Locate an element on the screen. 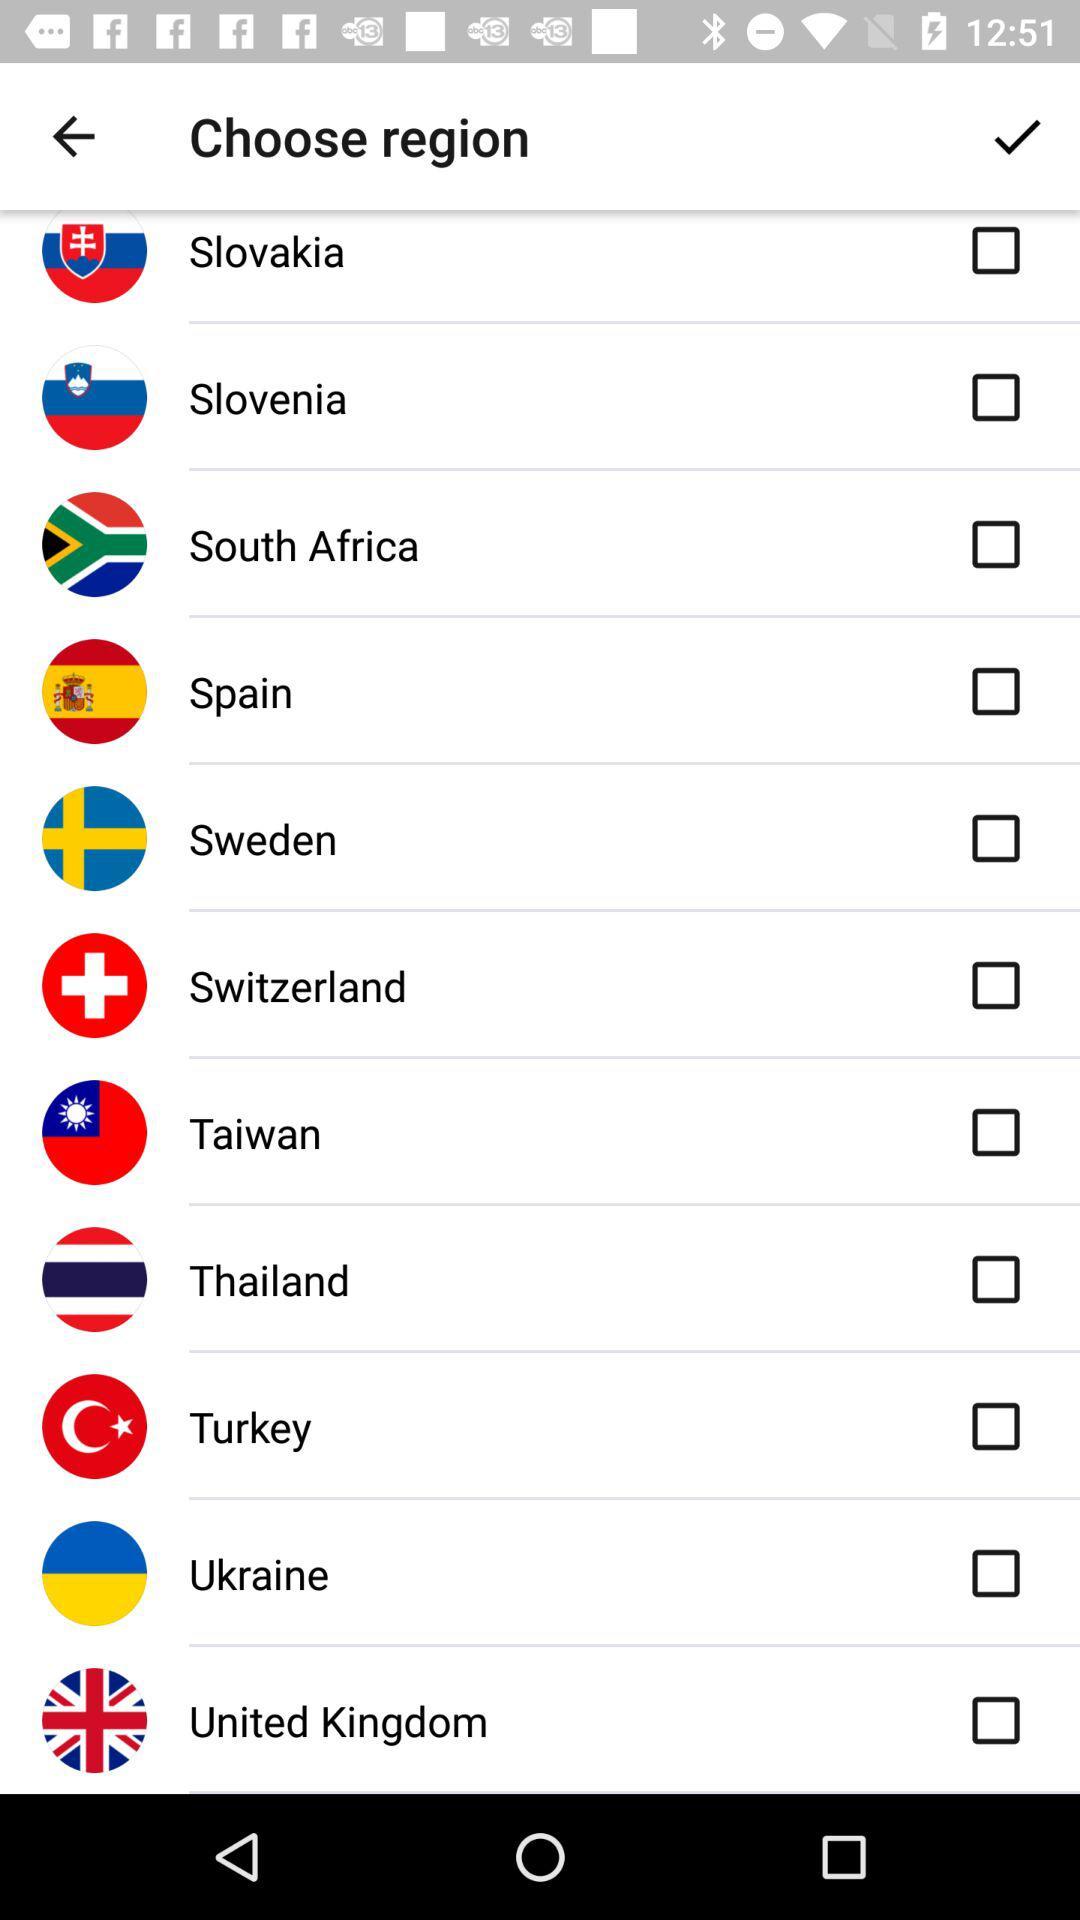 The image size is (1080, 1920). icon to the left of choose region is located at coordinates (72, 135).